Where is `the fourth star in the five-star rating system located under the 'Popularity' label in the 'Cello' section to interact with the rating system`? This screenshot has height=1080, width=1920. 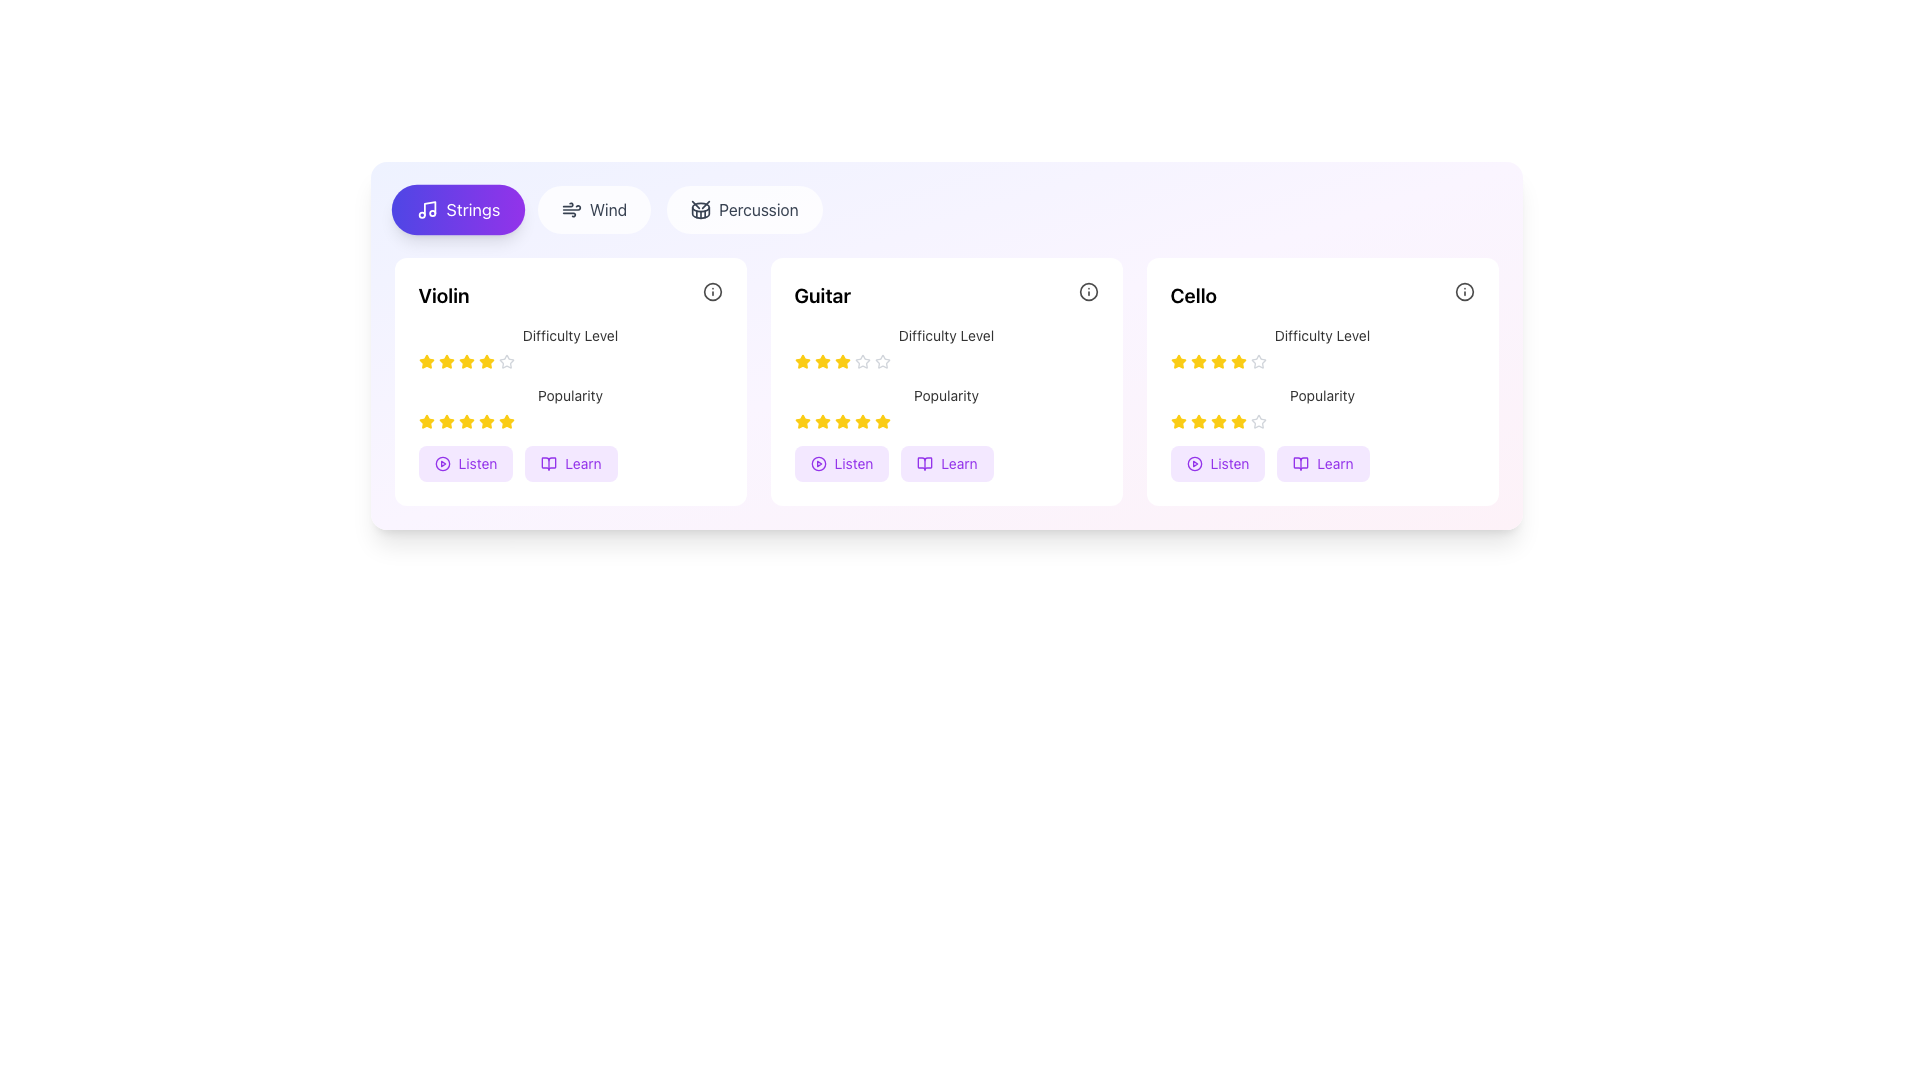 the fourth star in the five-star rating system located under the 'Popularity' label in the 'Cello' section to interact with the rating system is located at coordinates (1177, 419).